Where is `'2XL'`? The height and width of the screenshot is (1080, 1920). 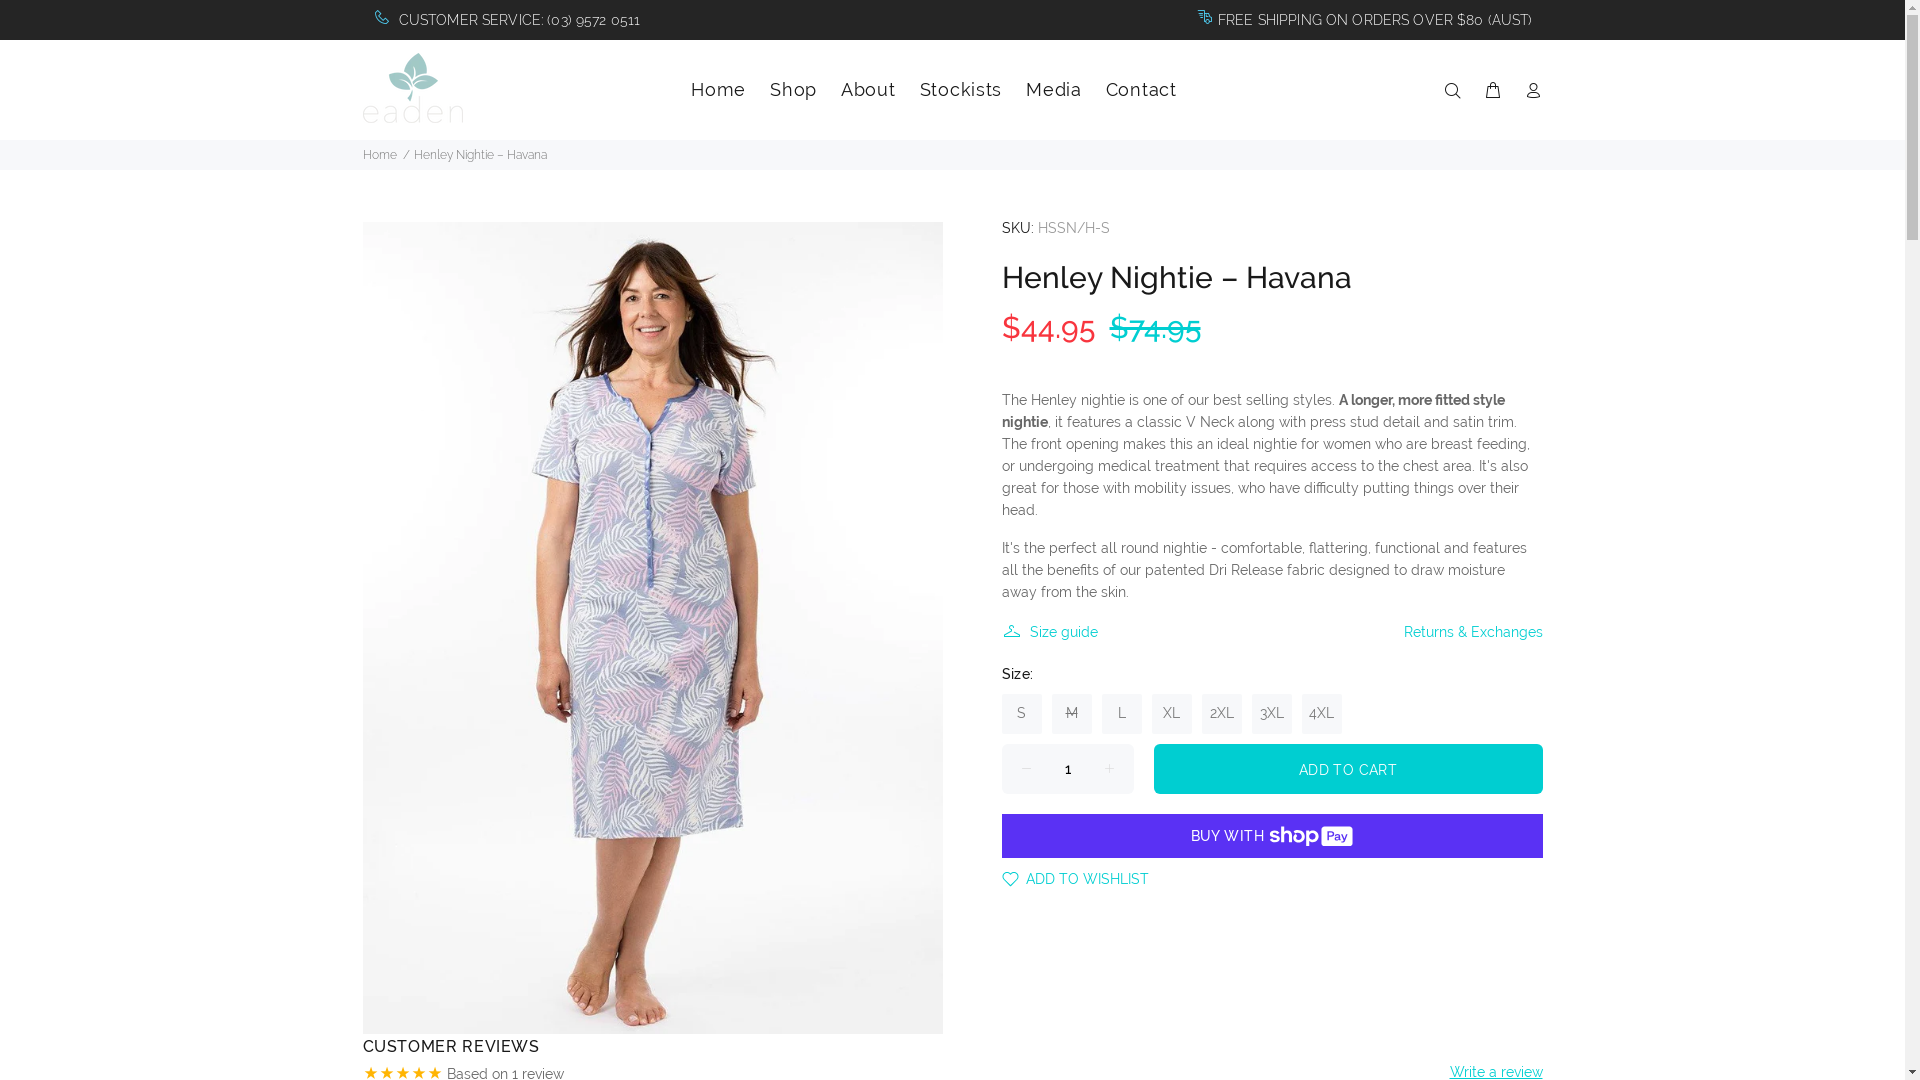 '2XL' is located at coordinates (1221, 712).